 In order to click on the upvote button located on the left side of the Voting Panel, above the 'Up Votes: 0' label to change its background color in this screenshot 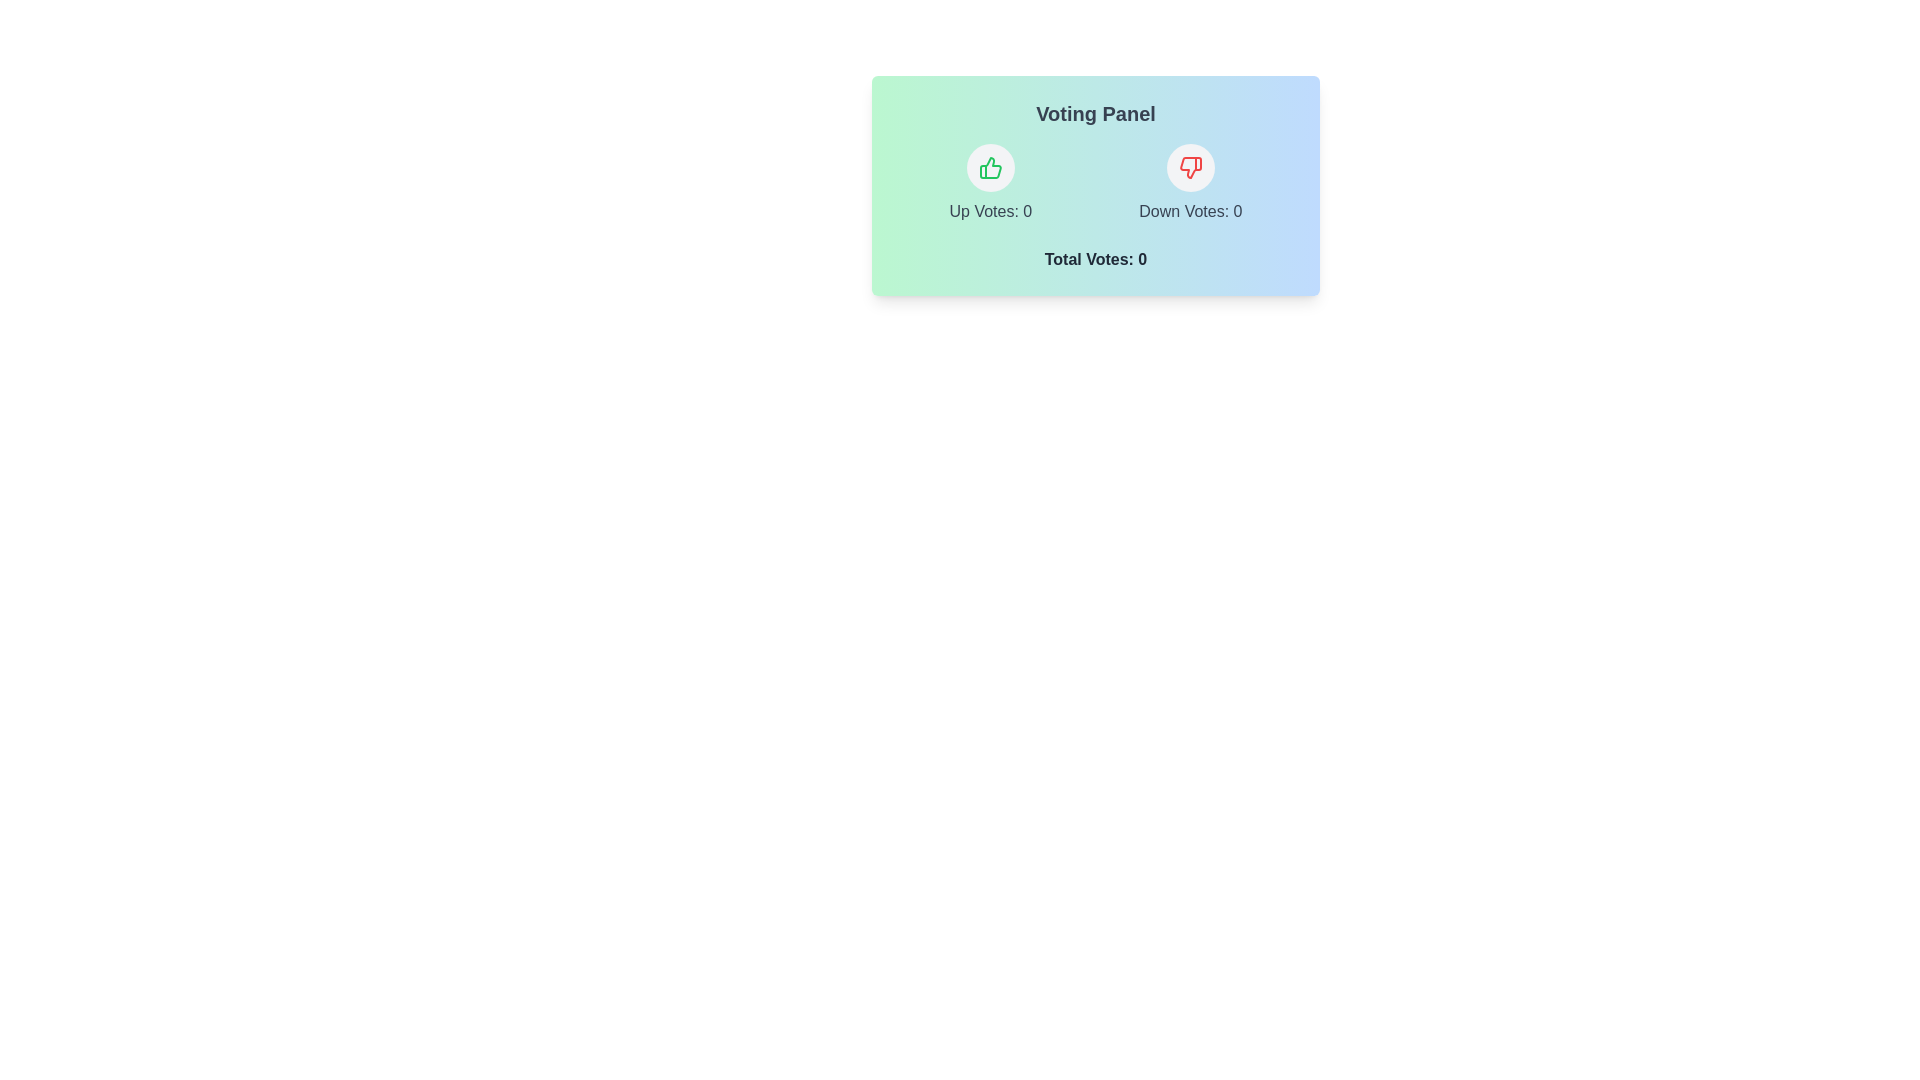, I will do `click(990, 167)`.